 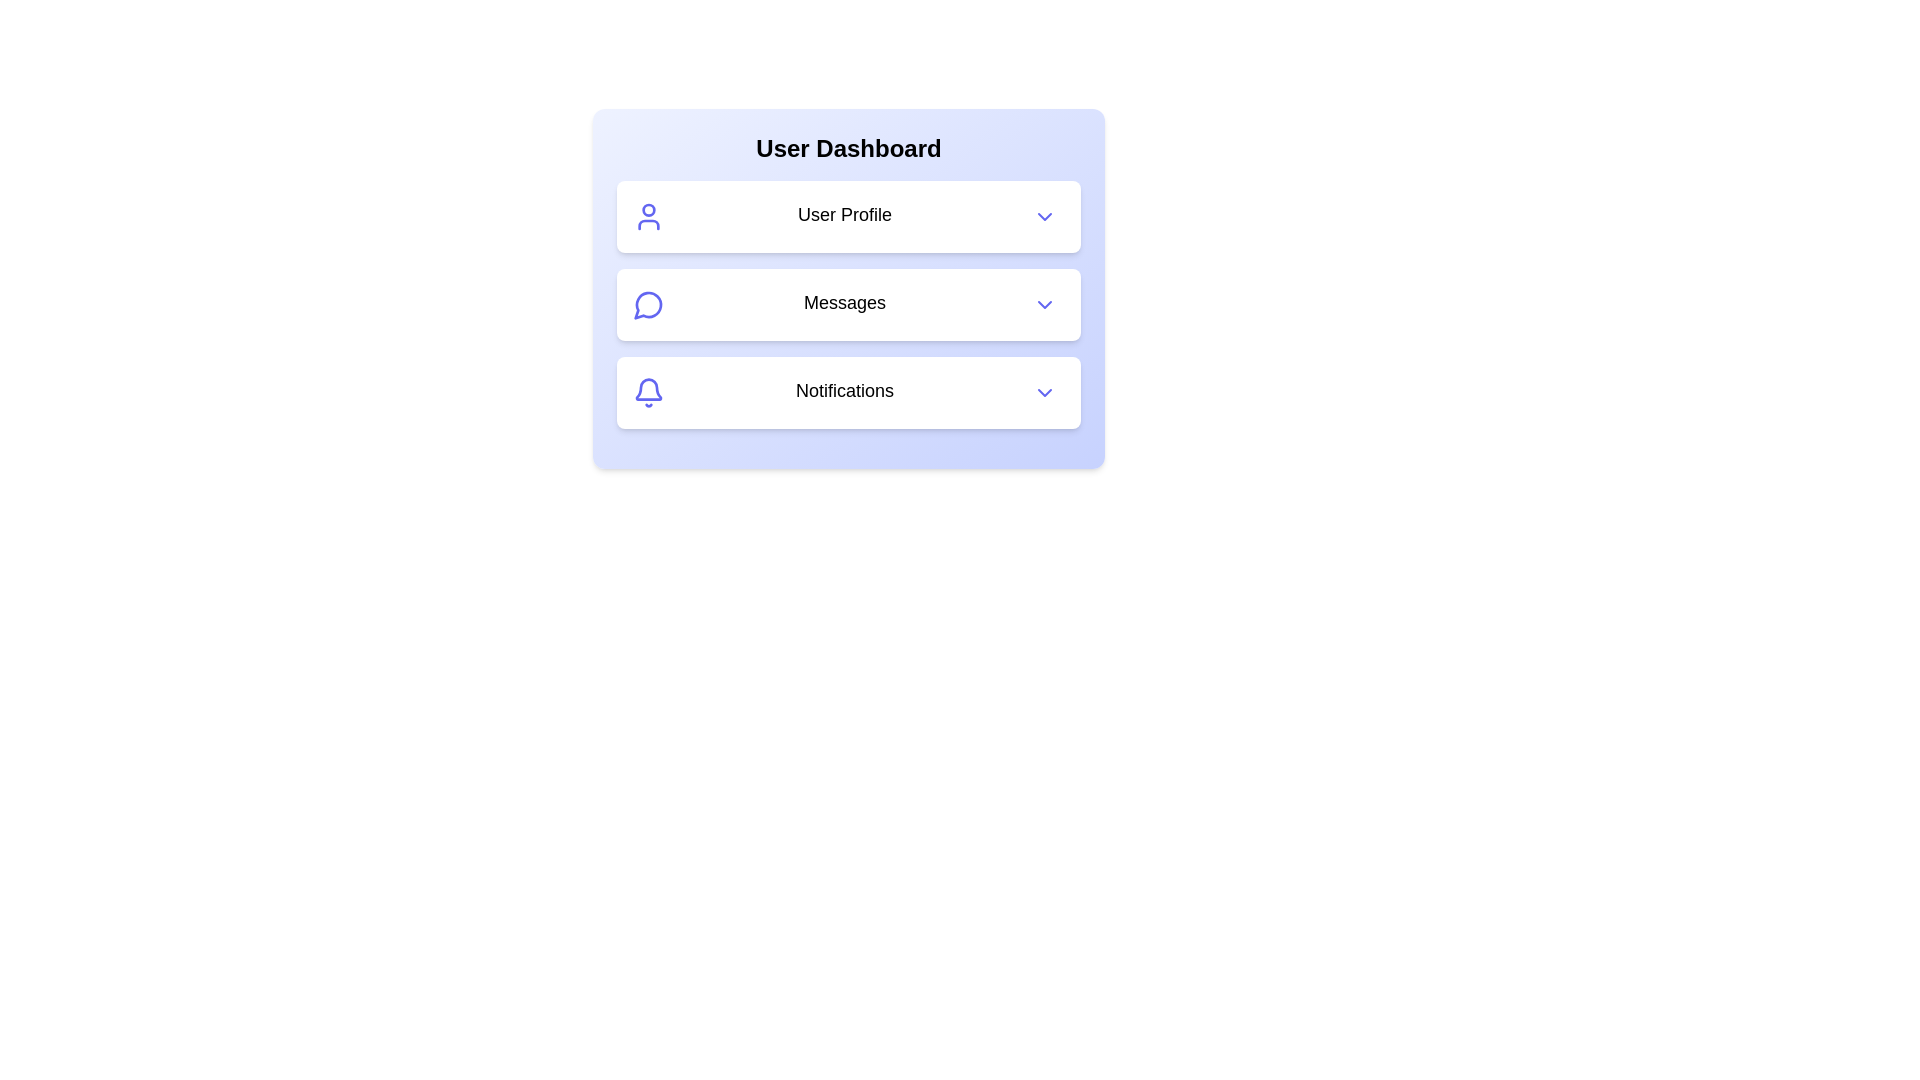 I want to click on the icon corresponding to Messages, so click(x=648, y=304).